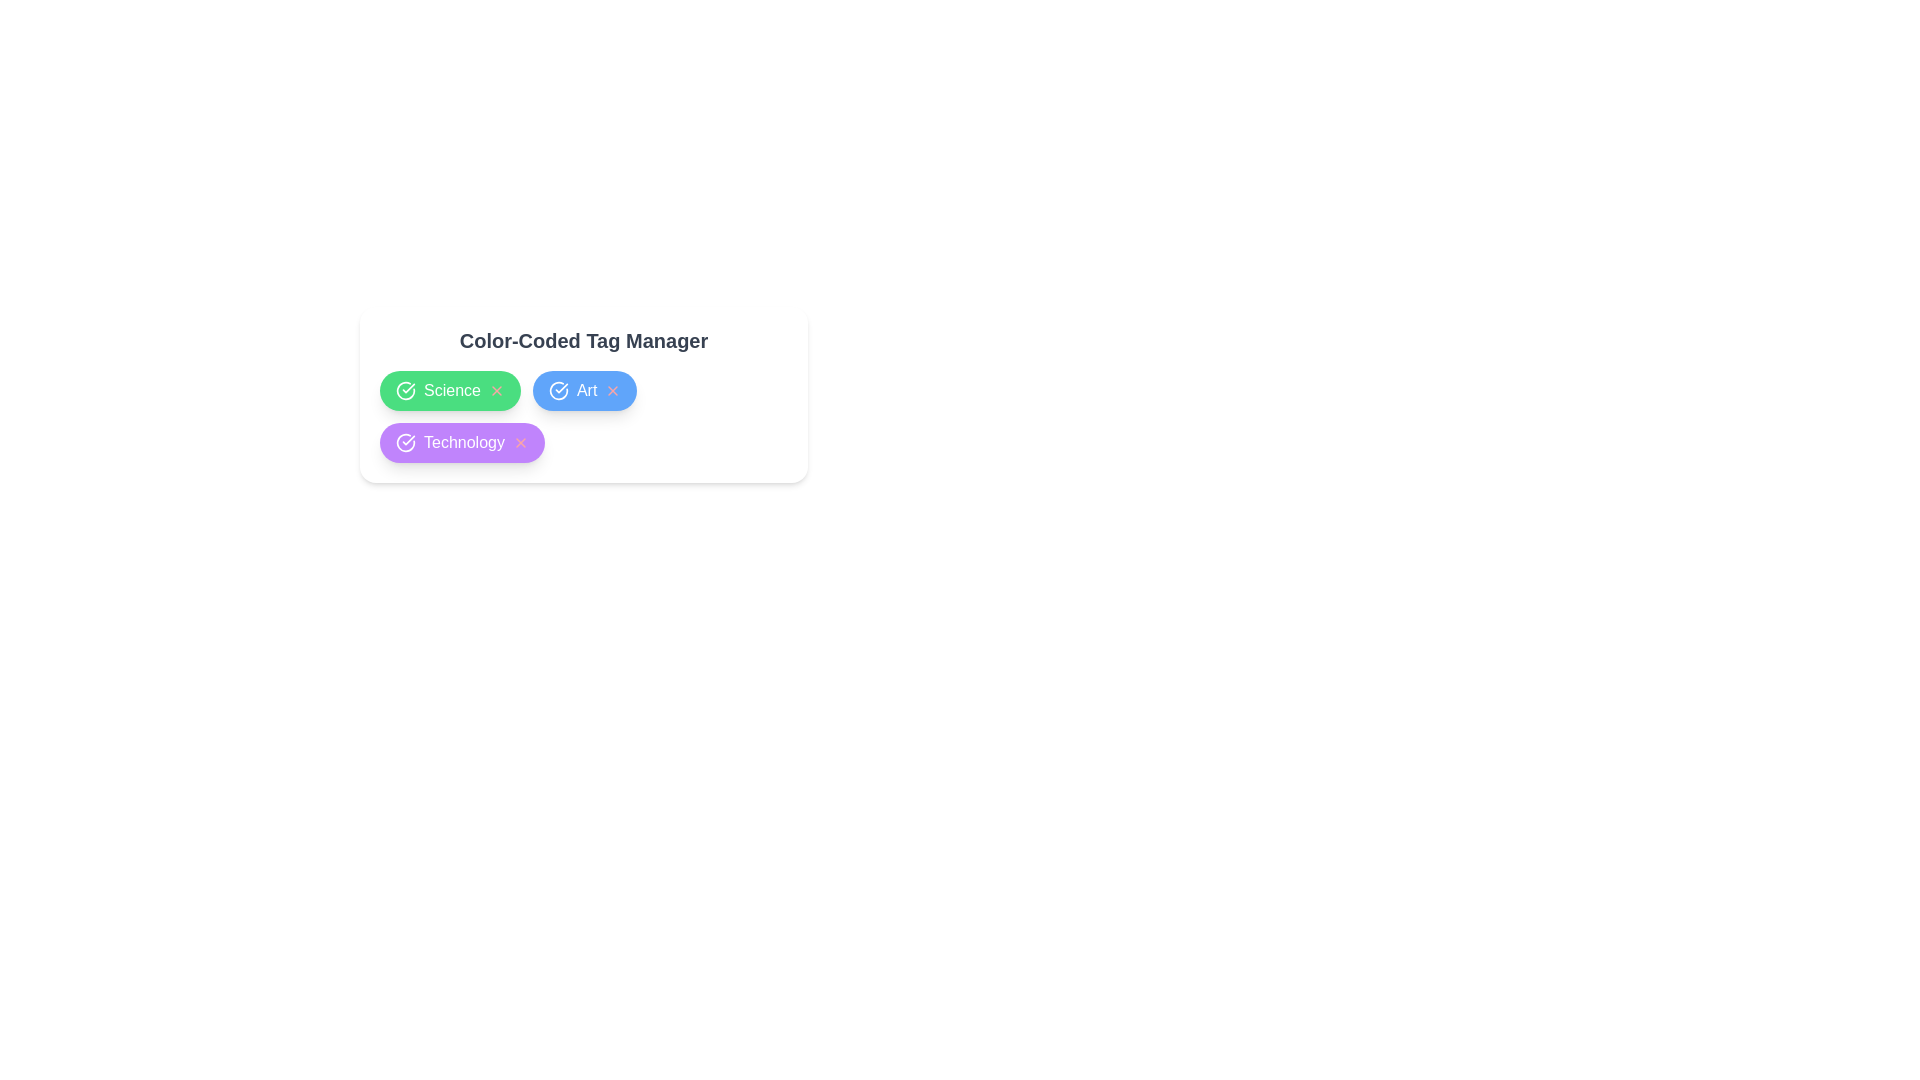 This screenshot has width=1920, height=1080. I want to click on the tag Technology to see the hover effect, so click(460, 442).